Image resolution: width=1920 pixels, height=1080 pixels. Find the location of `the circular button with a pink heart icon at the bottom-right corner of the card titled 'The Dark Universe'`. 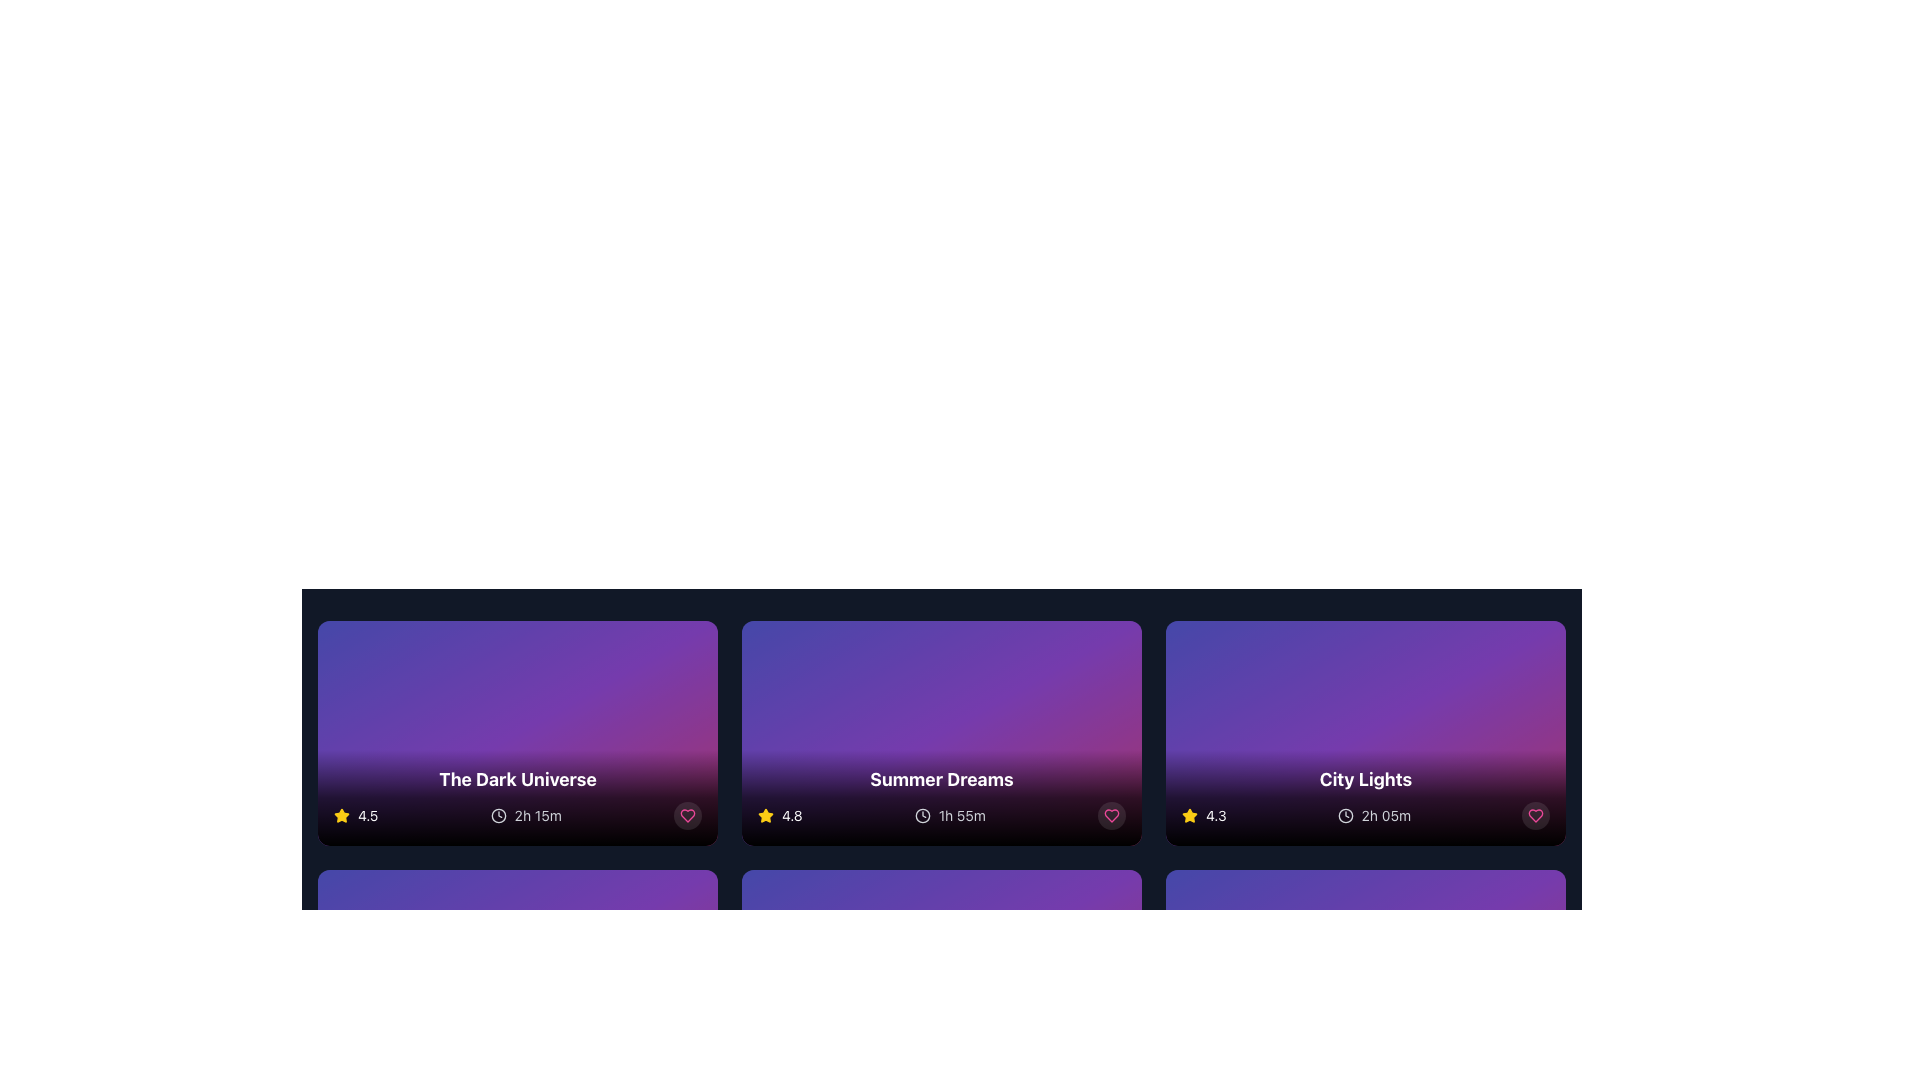

the circular button with a pink heart icon at the bottom-right corner of the card titled 'The Dark Universe' is located at coordinates (687, 816).